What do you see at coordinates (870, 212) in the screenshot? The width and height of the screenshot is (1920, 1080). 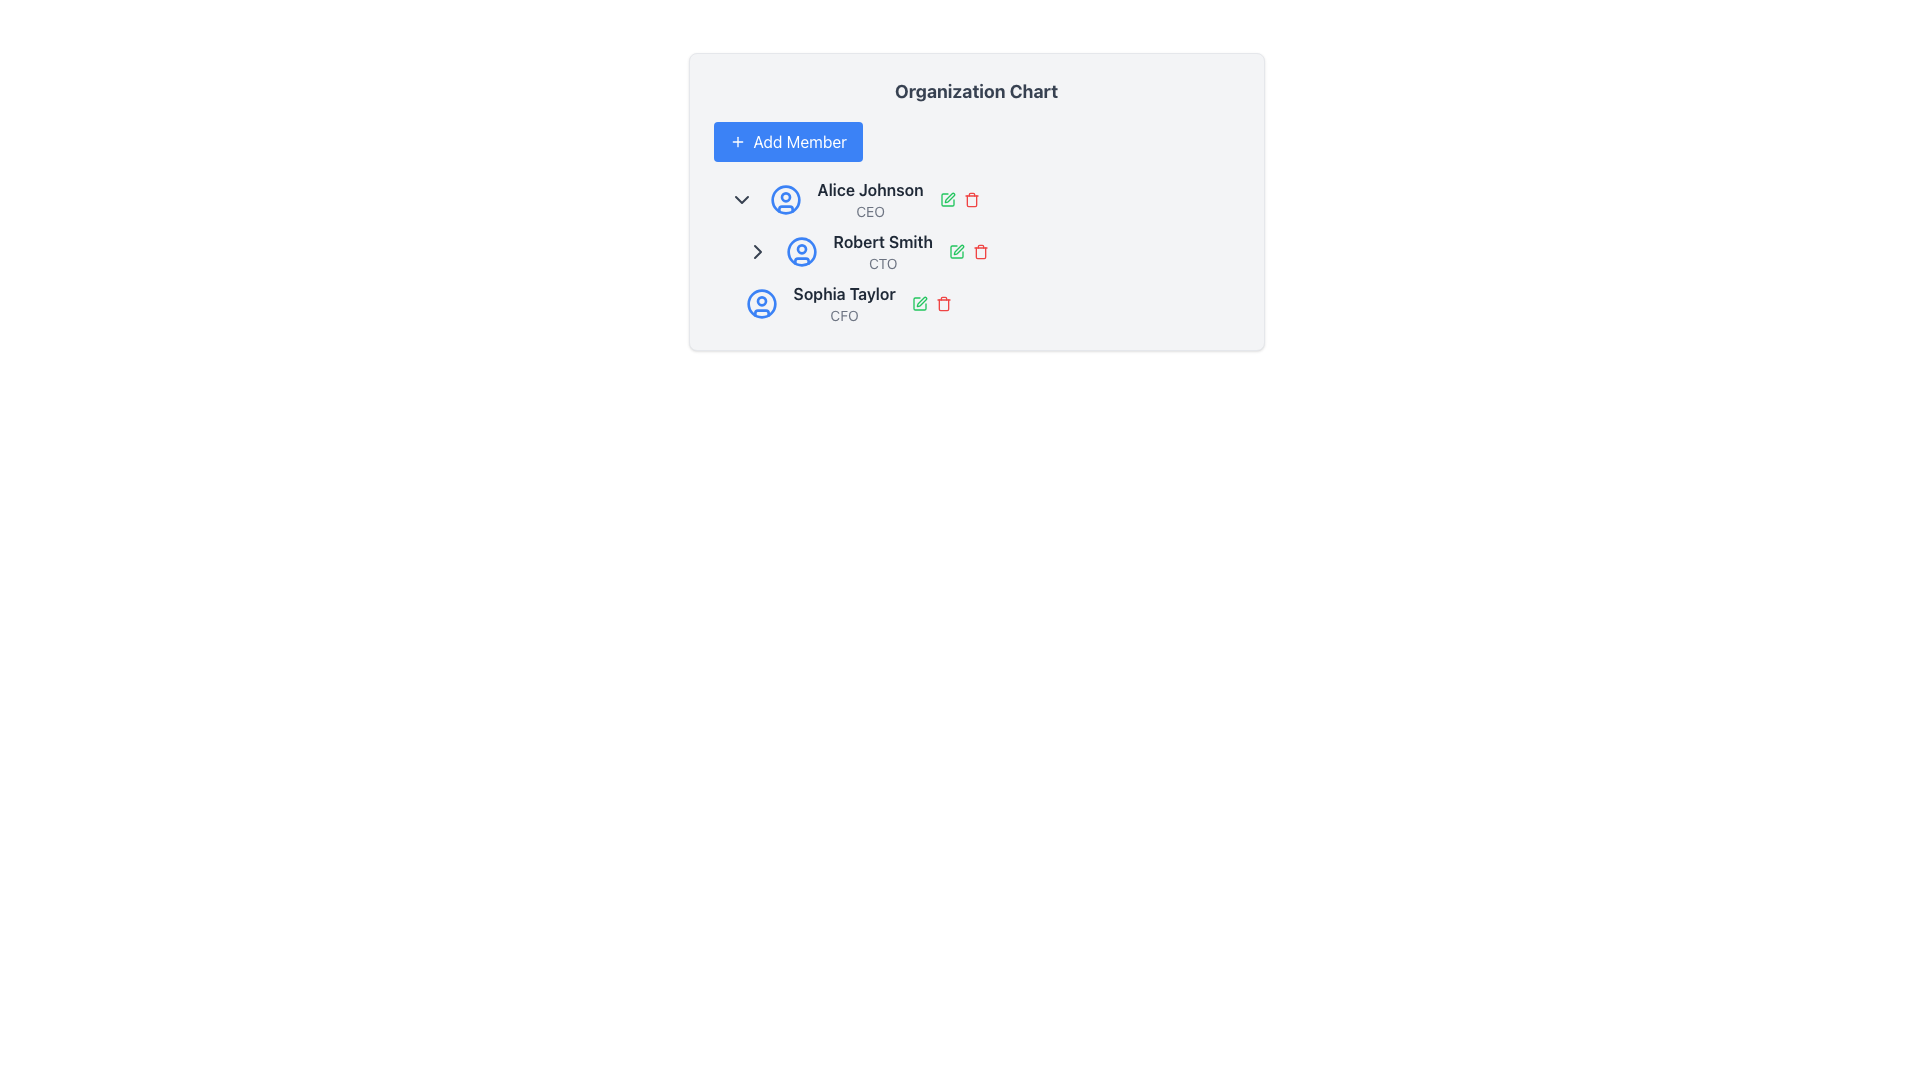 I see `the text label indicating the job title 'CEO' of the individual 'Alice Johnson' in the organizational chart` at bounding box center [870, 212].